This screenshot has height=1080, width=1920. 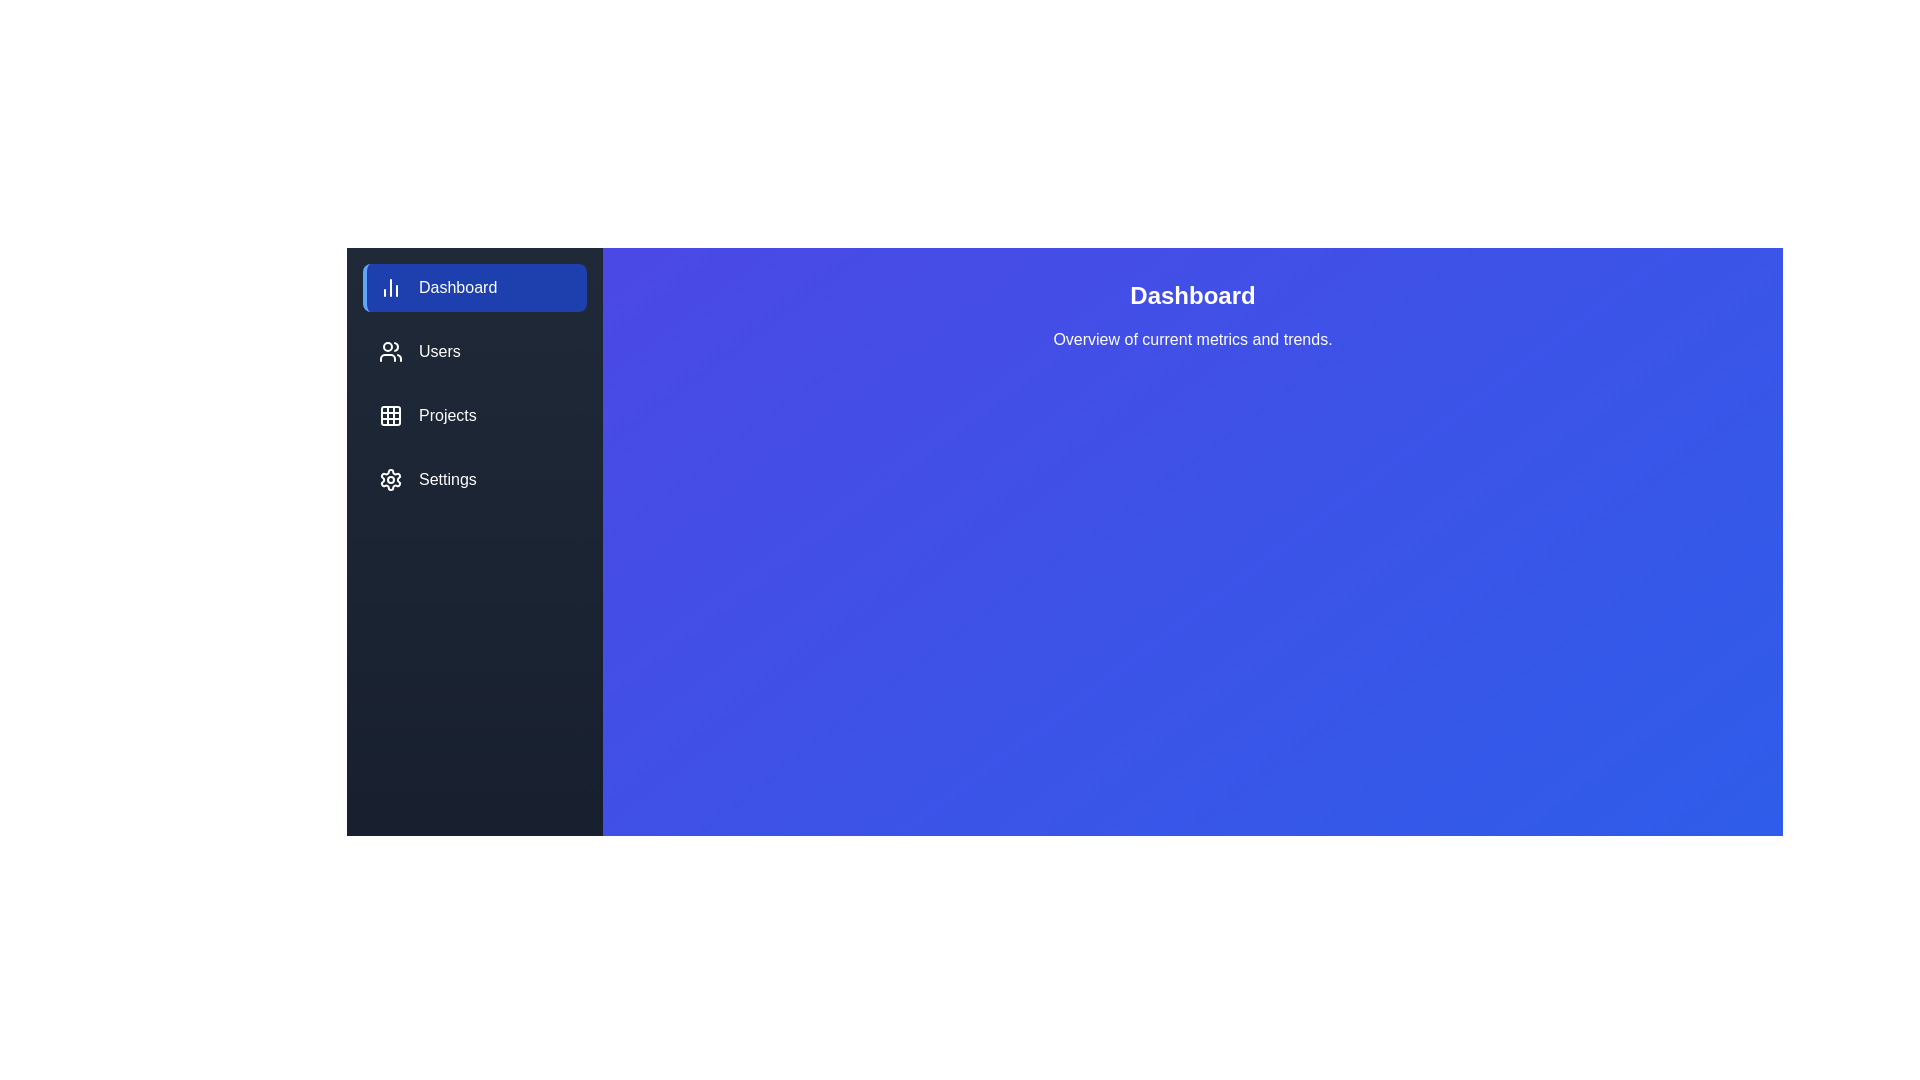 I want to click on the Dashboard tab to observe visual feedback, so click(x=474, y=288).